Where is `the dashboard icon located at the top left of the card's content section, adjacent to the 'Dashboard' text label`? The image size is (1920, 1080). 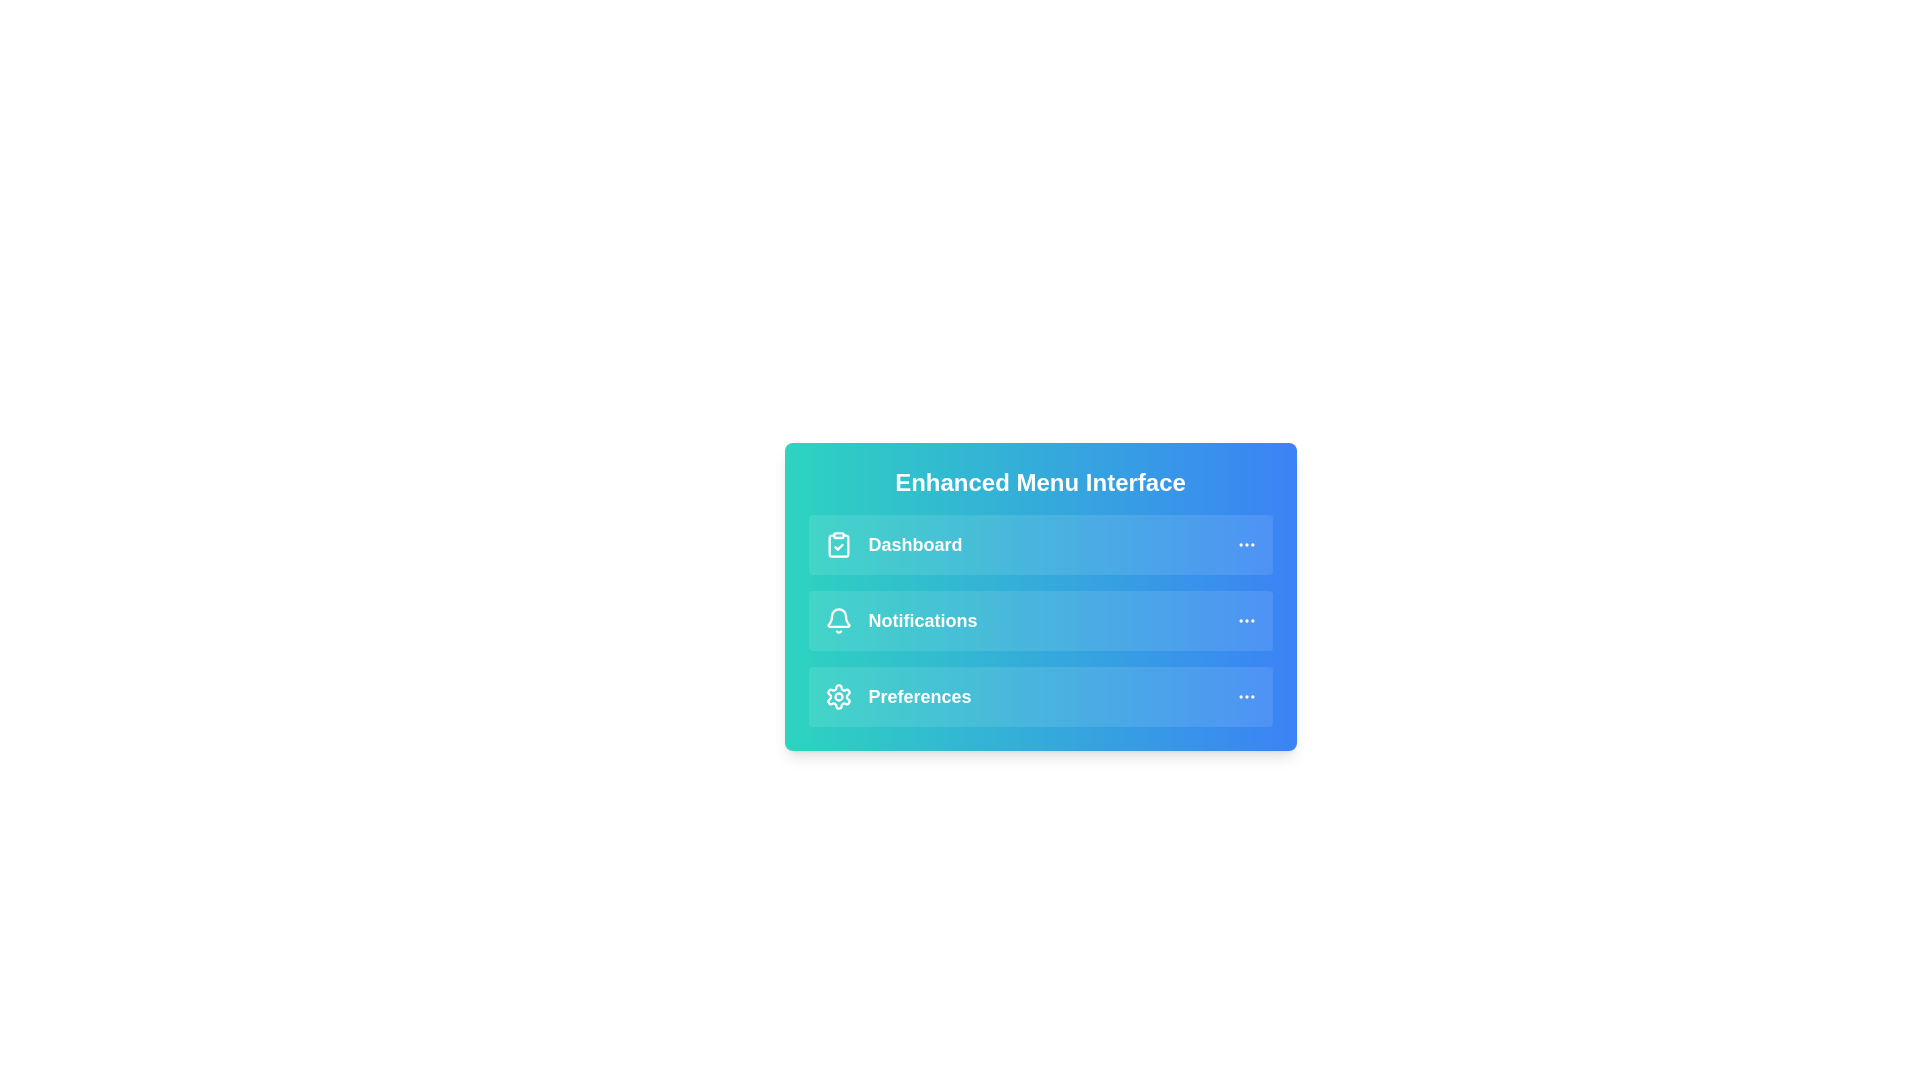 the dashboard icon located at the top left of the card's content section, adjacent to the 'Dashboard' text label is located at coordinates (838, 546).